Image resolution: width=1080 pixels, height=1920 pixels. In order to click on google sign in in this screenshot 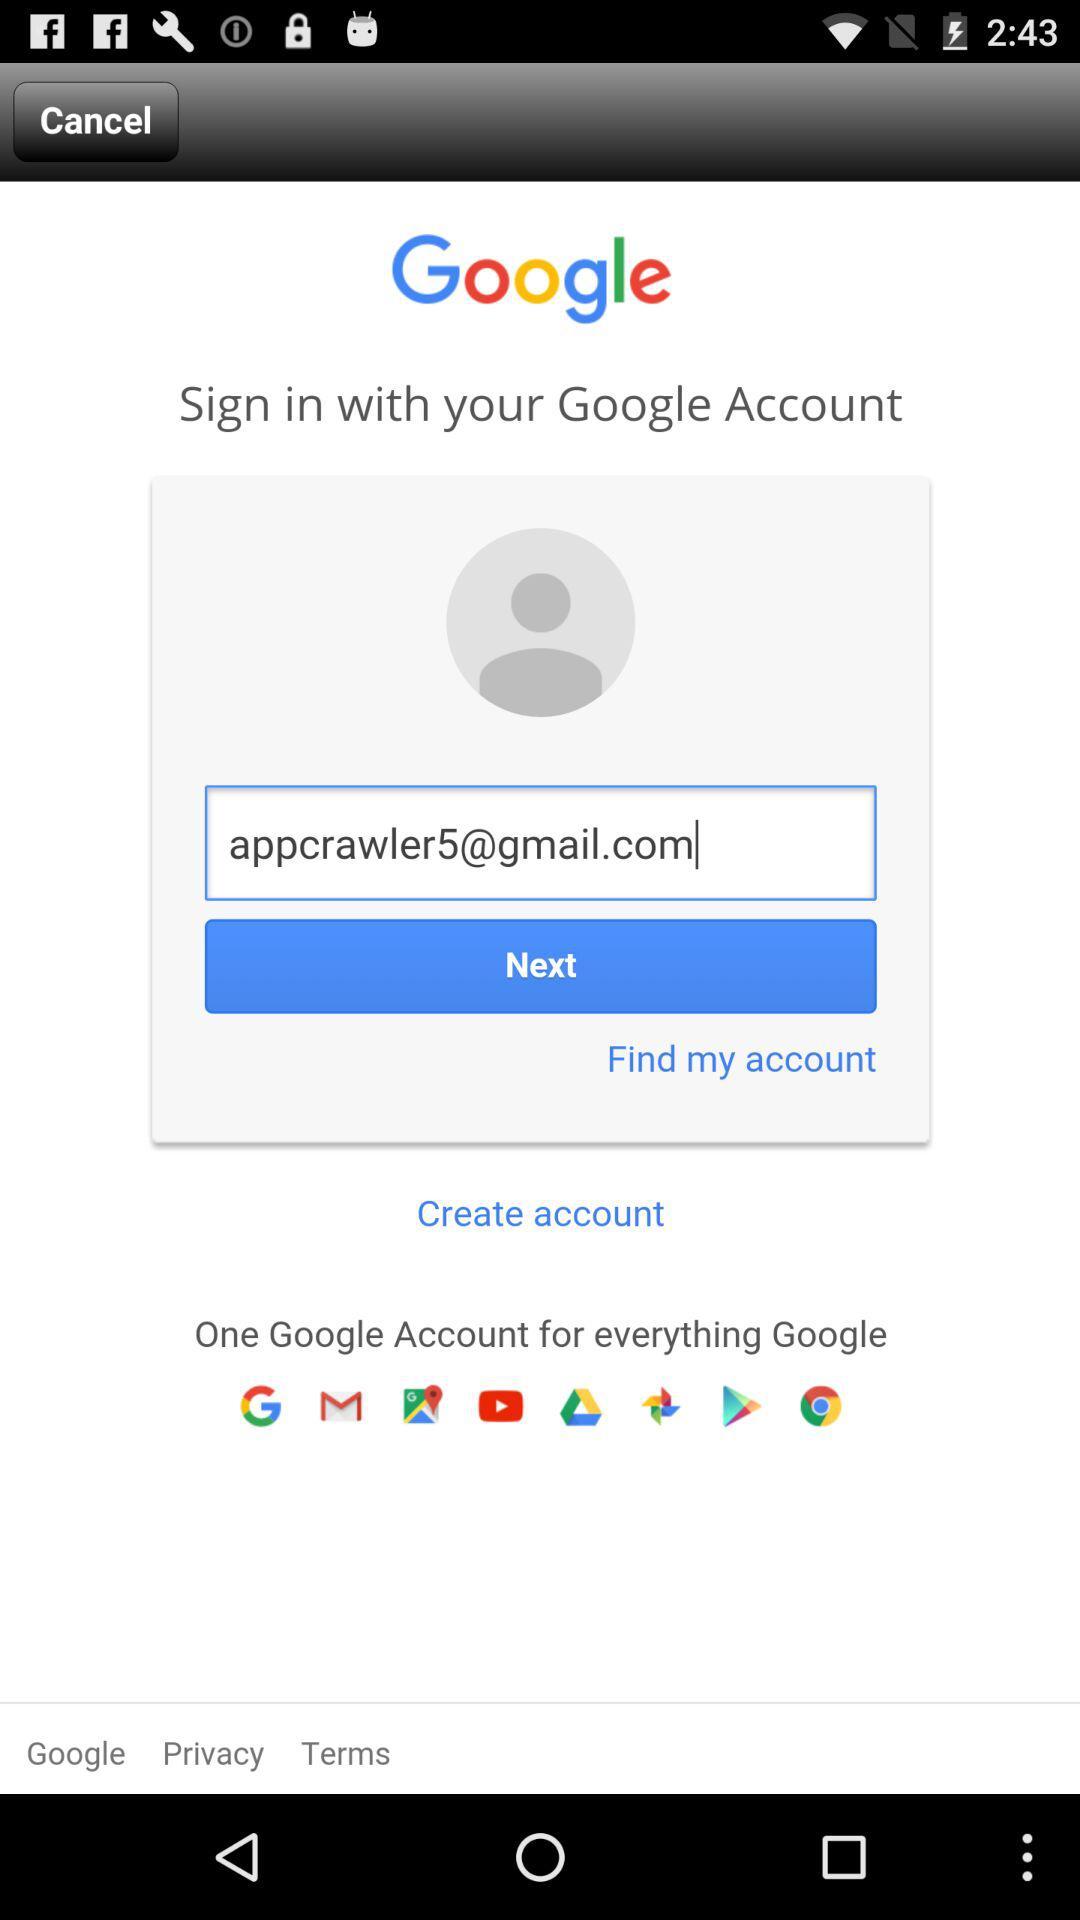, I will do `click(540, 987)`.